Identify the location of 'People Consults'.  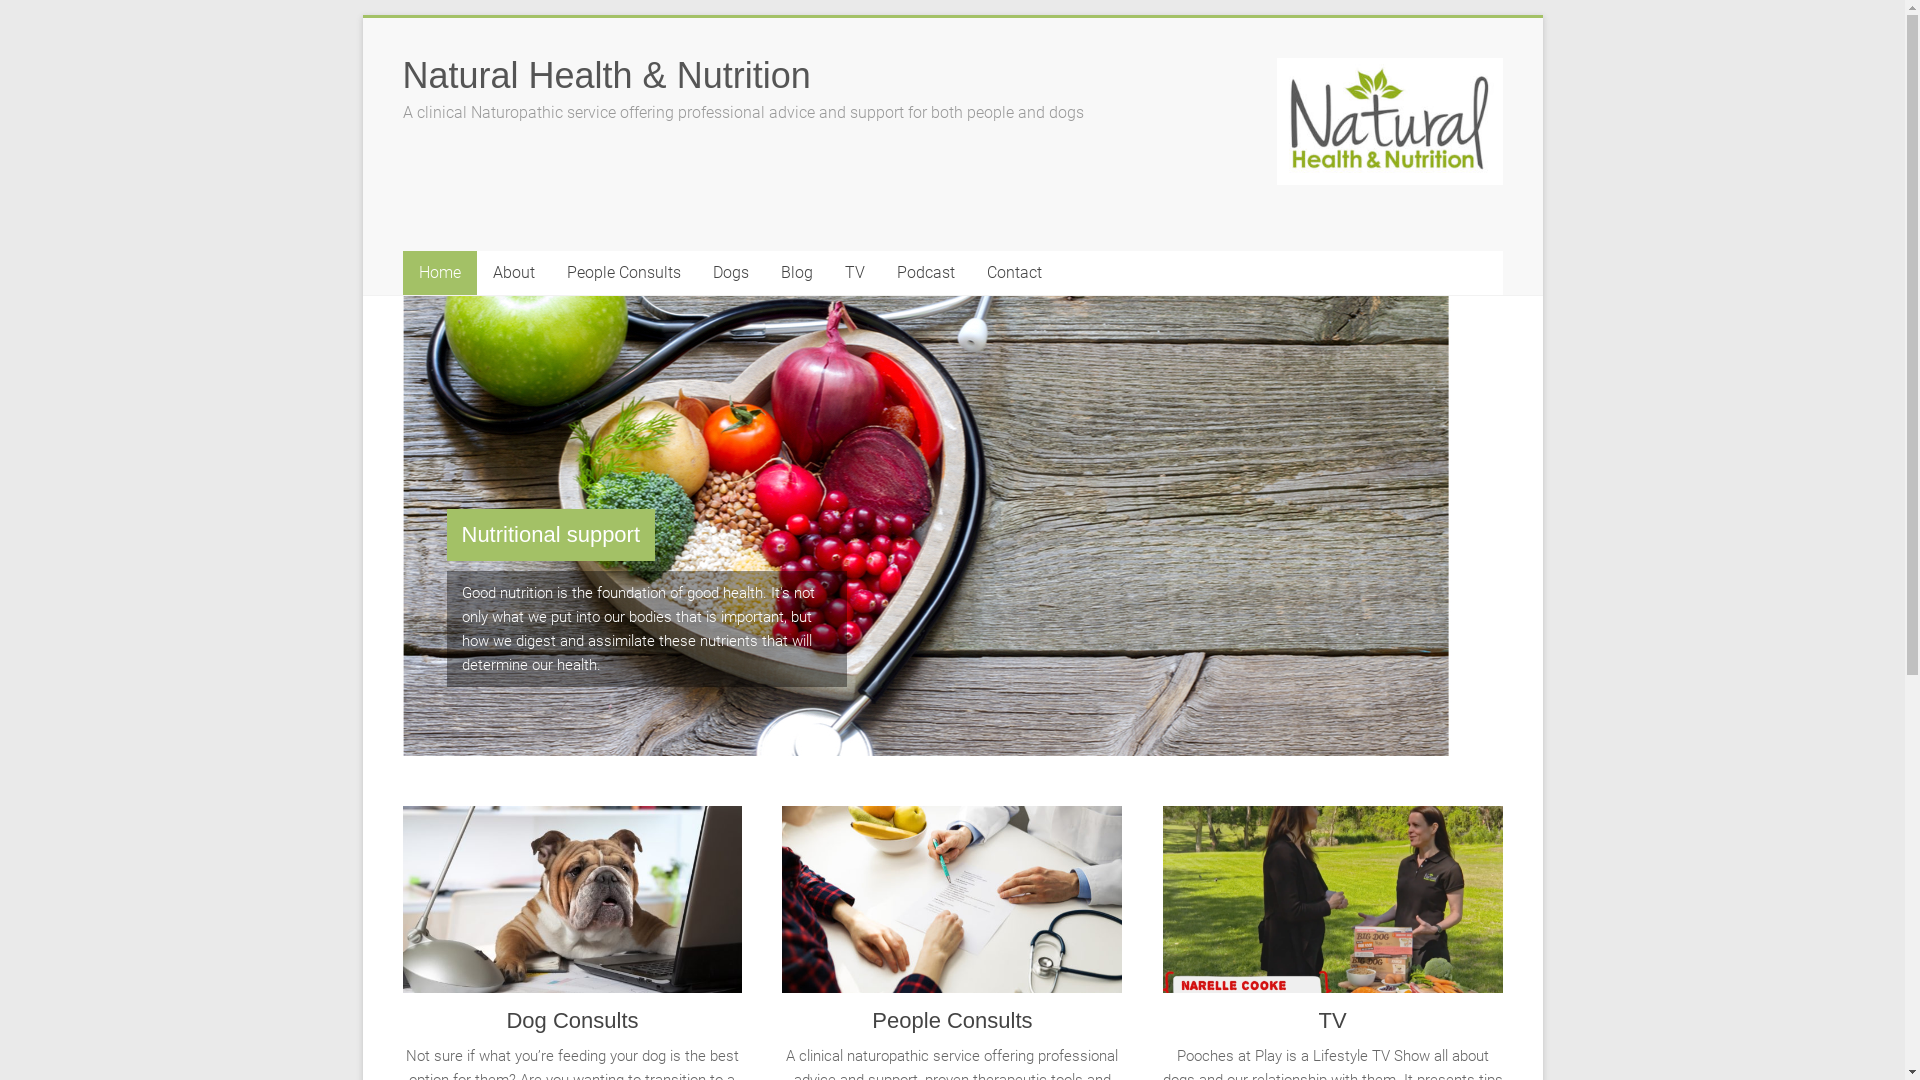
(550, 273).